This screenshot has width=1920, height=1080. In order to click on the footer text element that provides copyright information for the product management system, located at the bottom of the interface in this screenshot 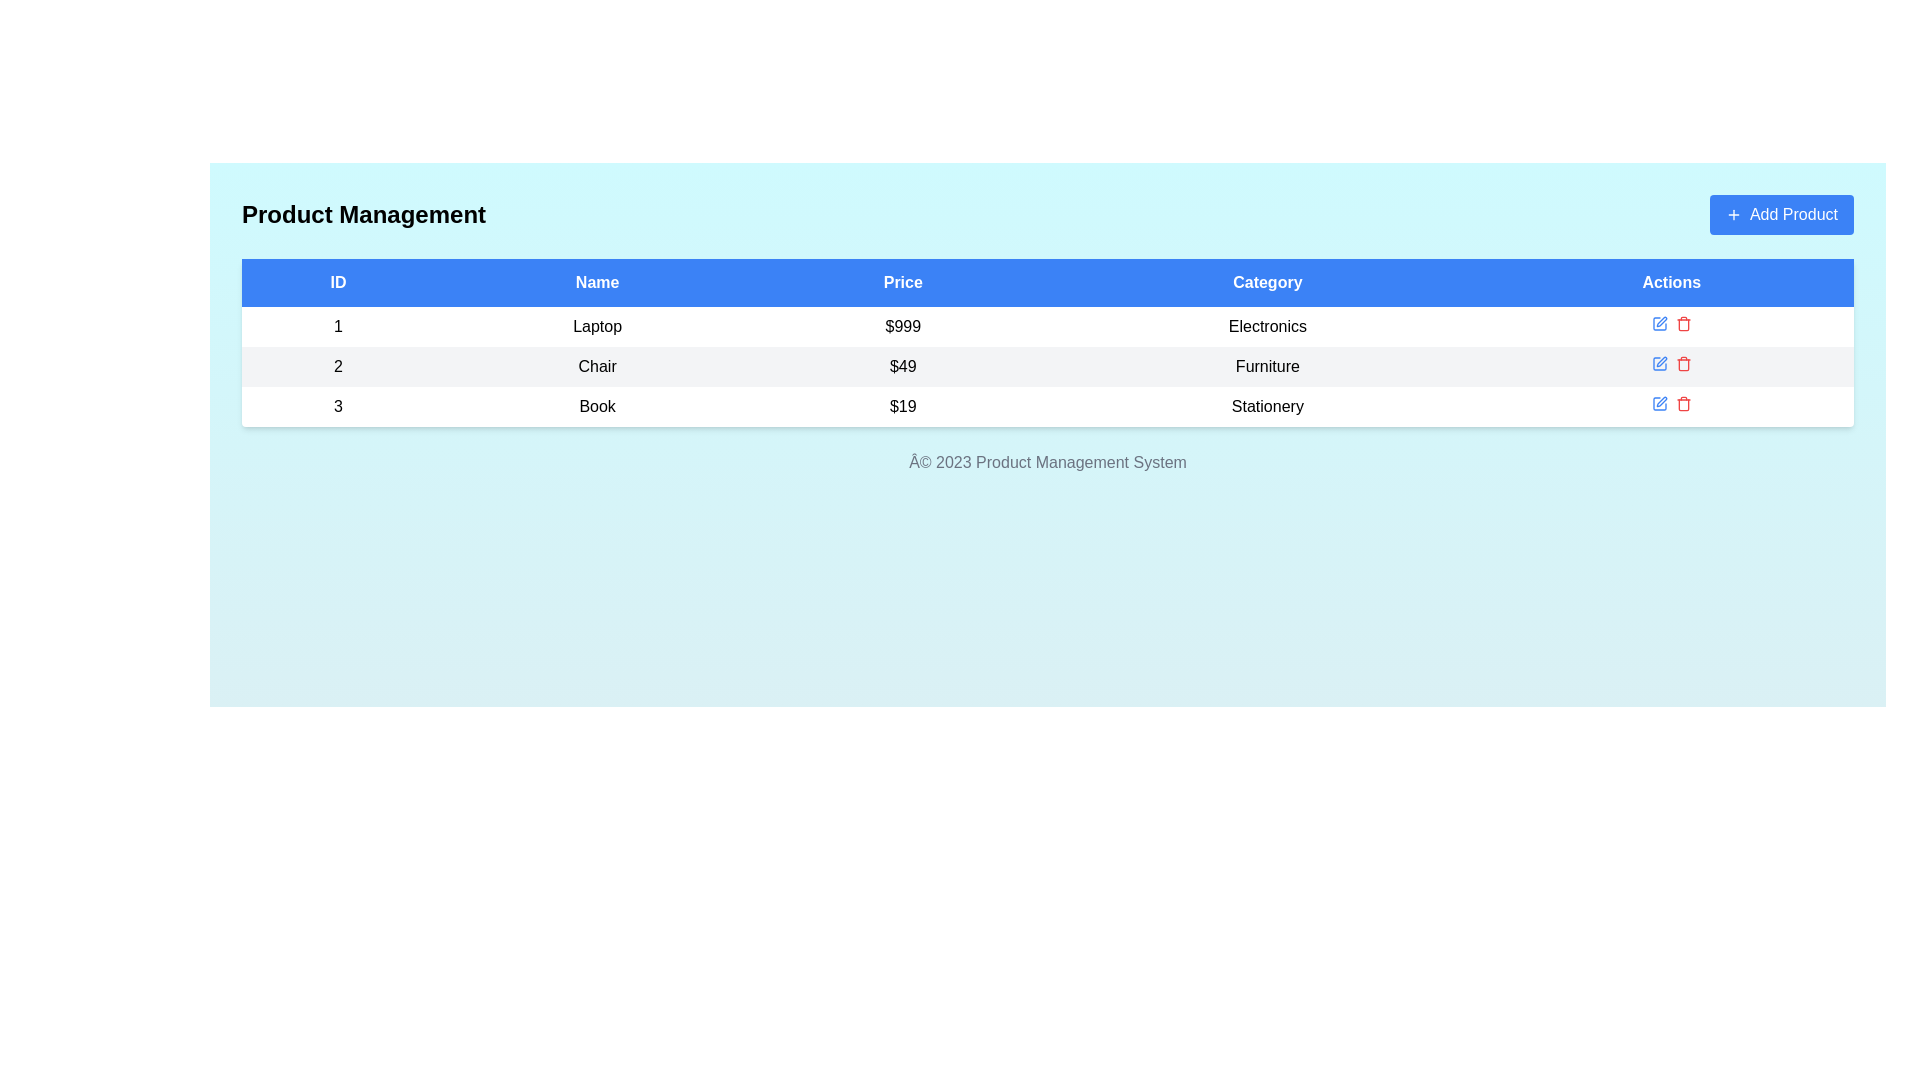, I will do `click(1046, 462)`.